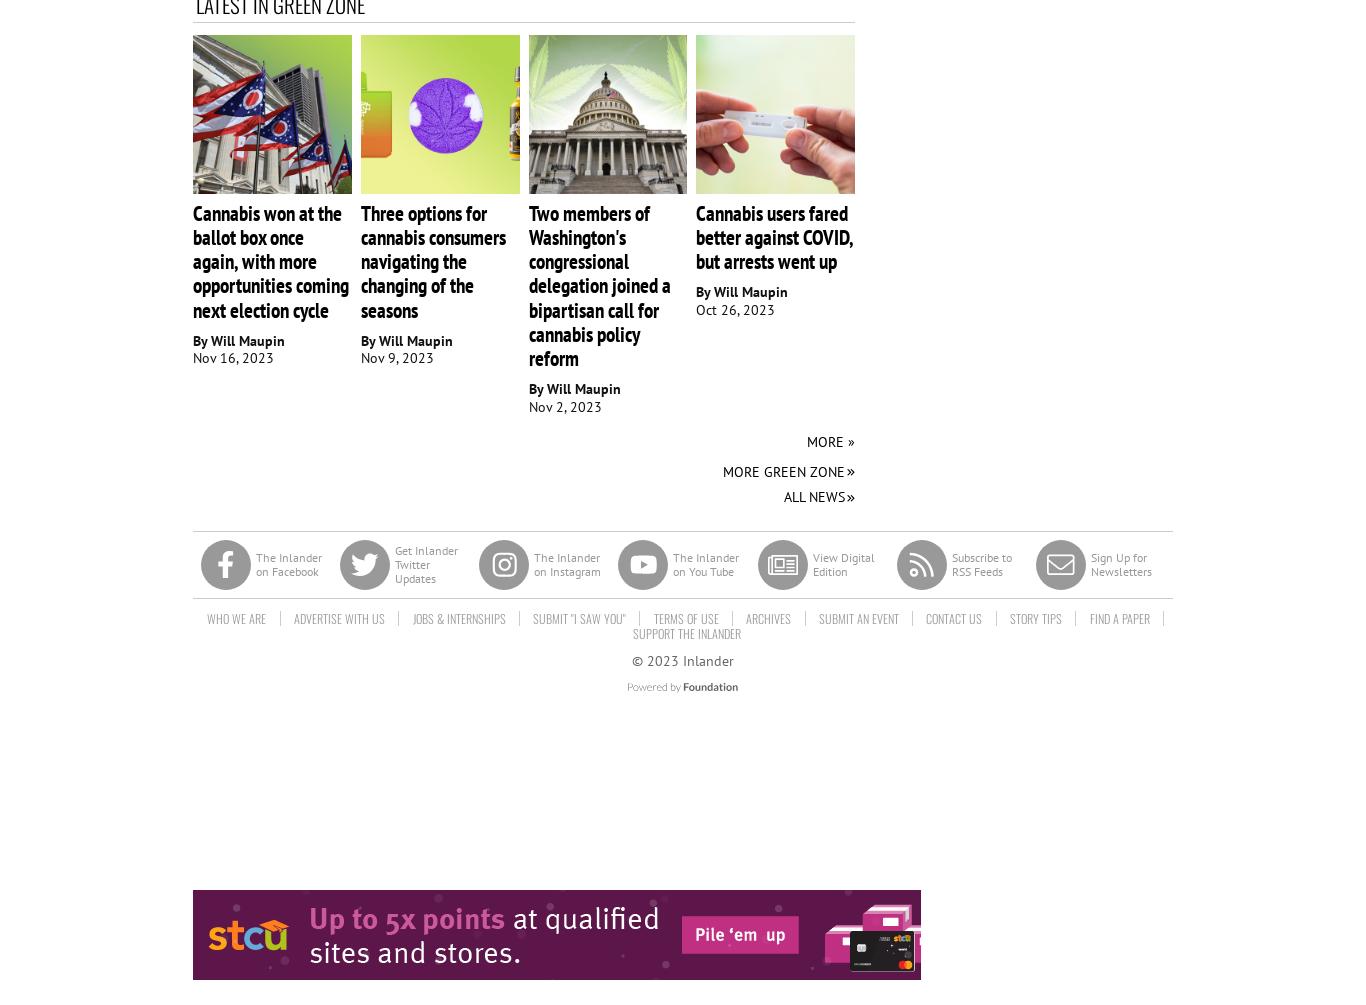 The width and height of the screenshot is (1366, 1005). What do you see at coordinates (567, 562) in the screenshot?
I see `'The Inlander on Instagram'` at bounding box center [567, 562].